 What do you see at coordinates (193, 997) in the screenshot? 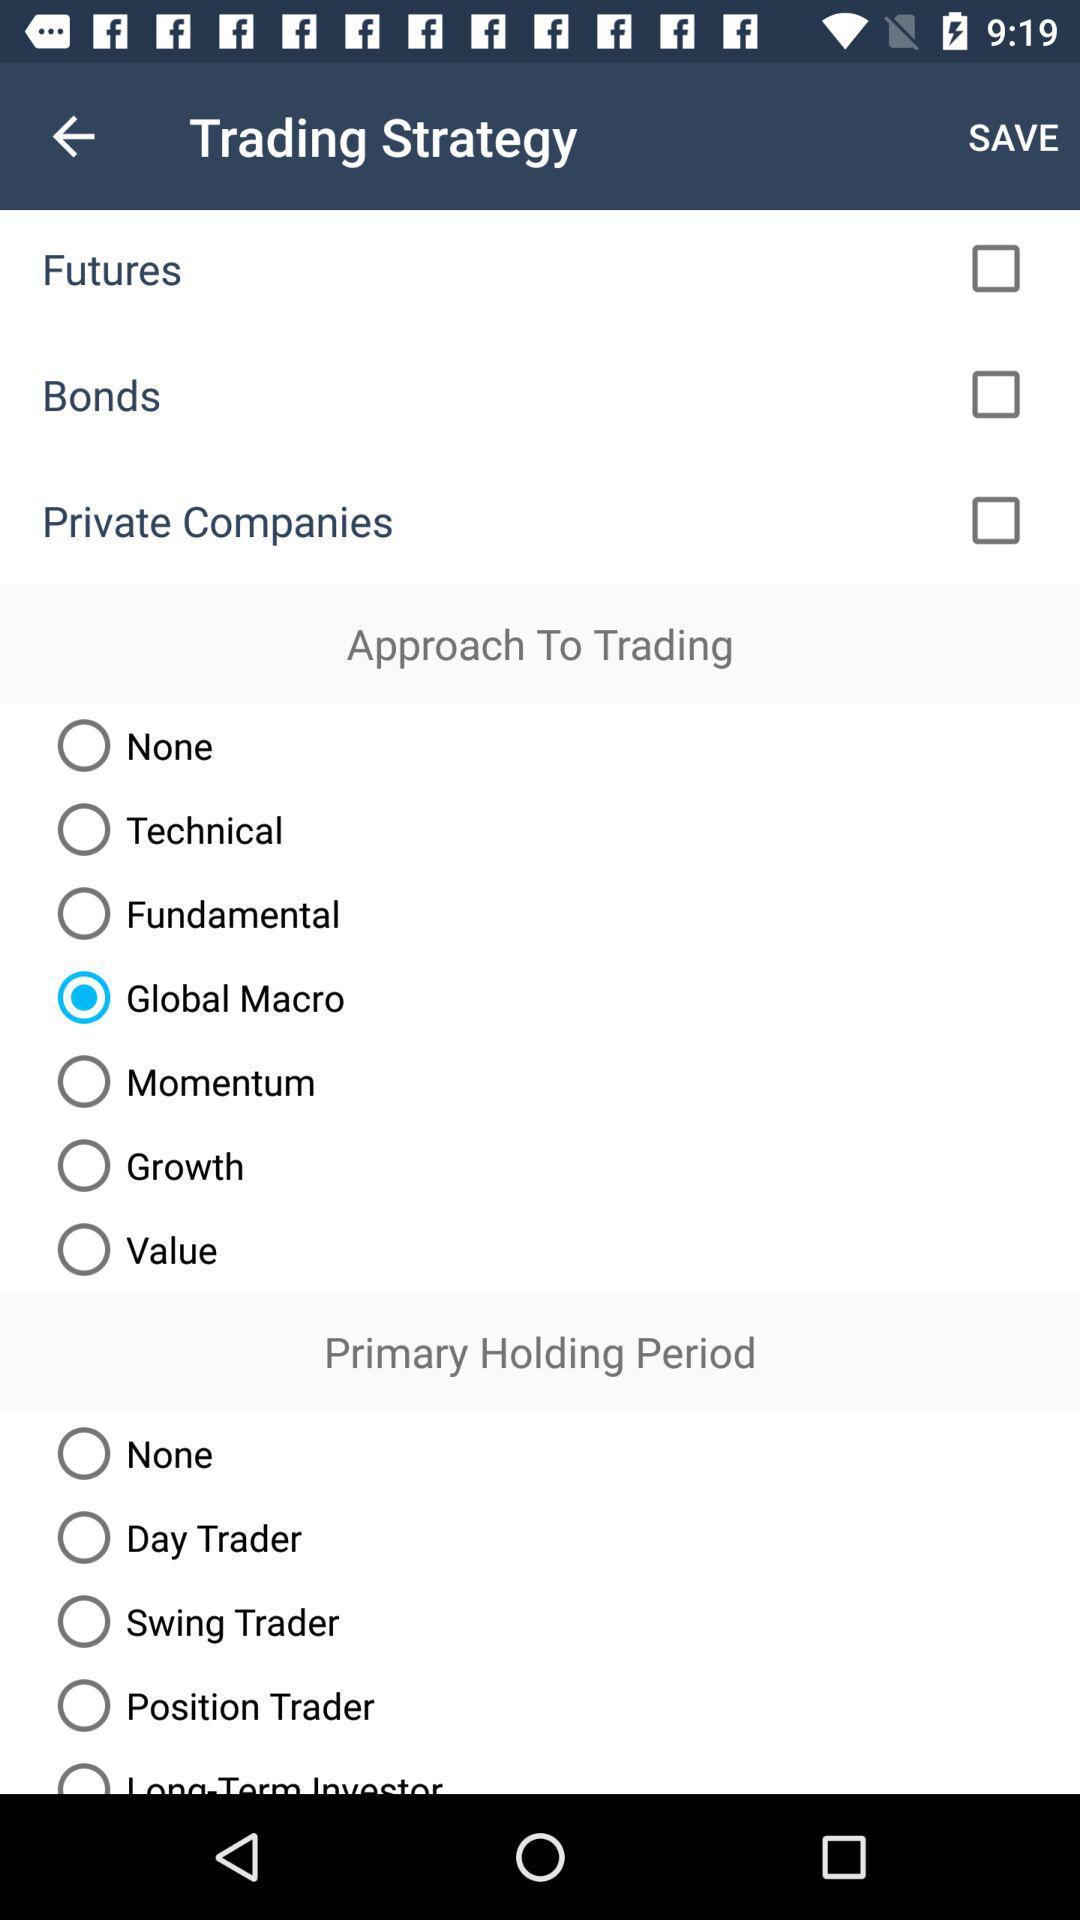
I see `radio button above momentum` at bounding box center [193, 997].